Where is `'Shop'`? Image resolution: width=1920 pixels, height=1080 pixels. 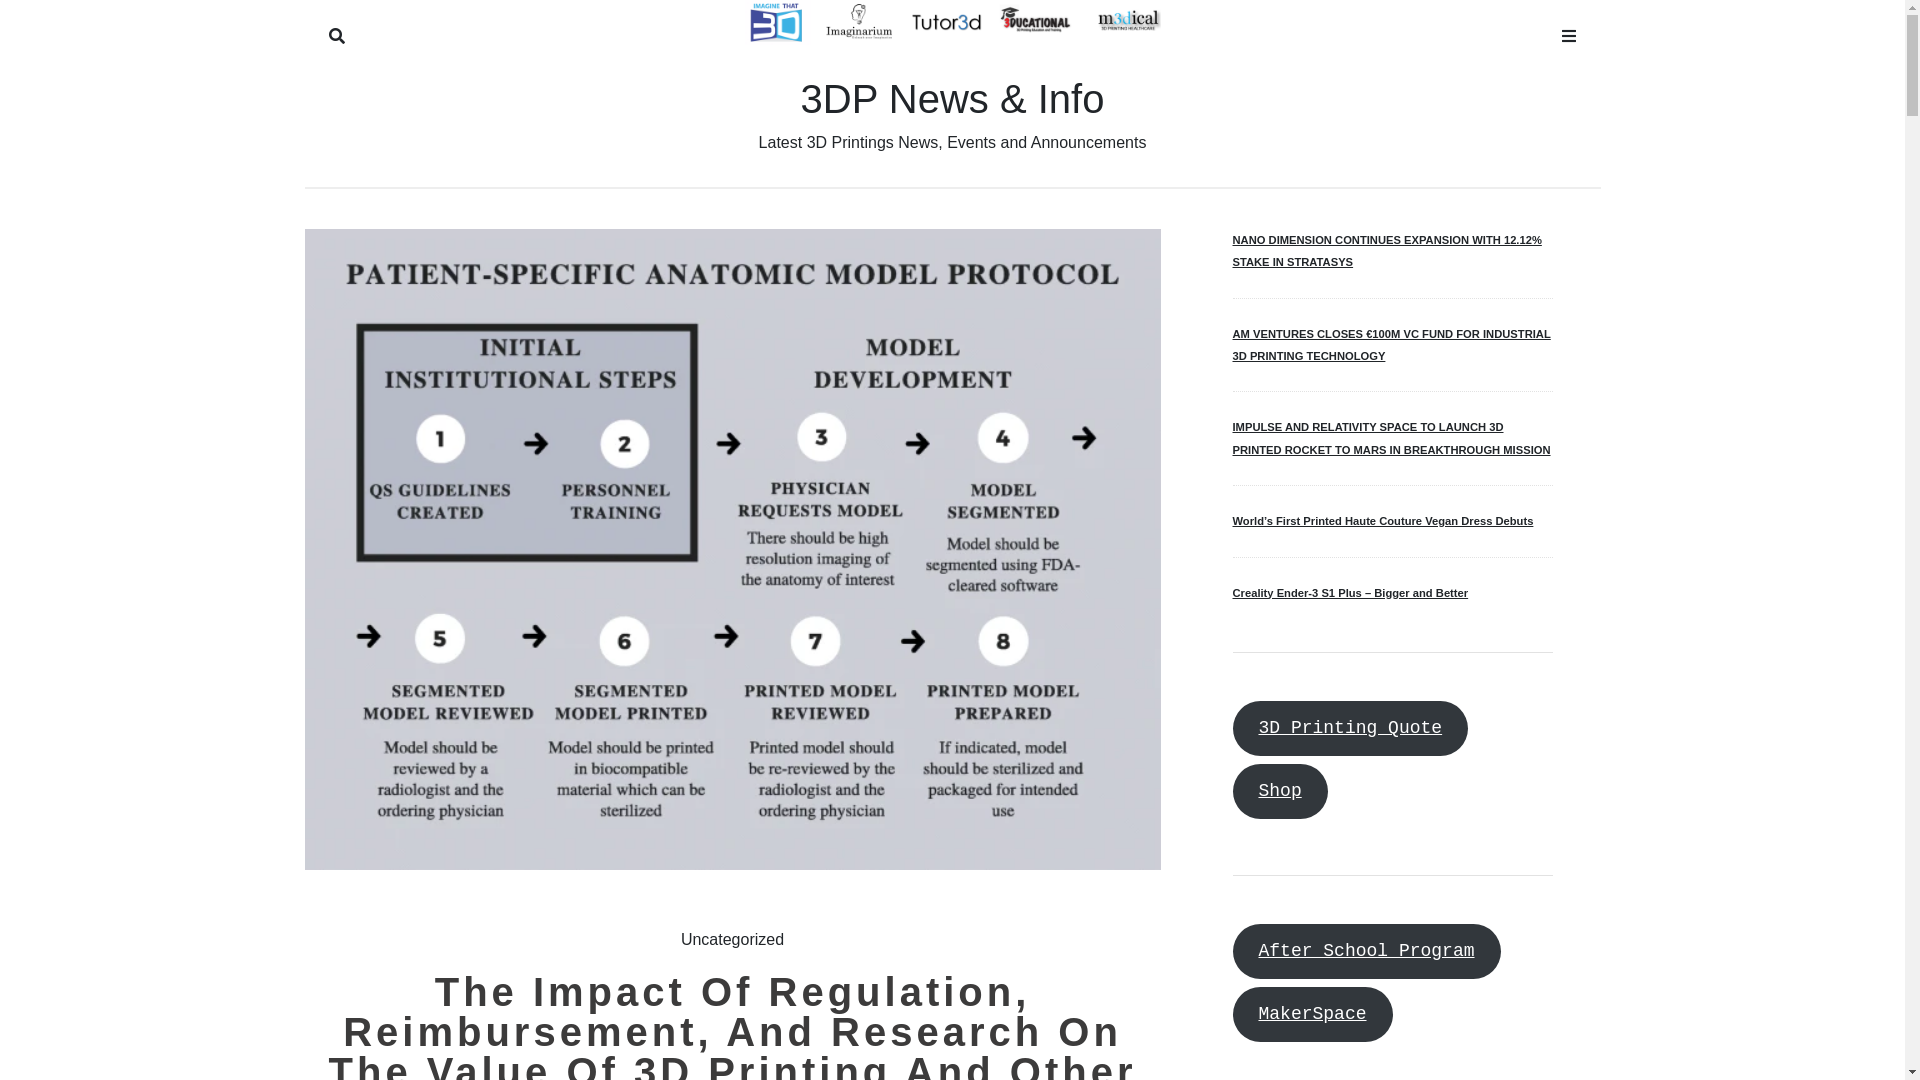
'Shop' is located at coordinates (1278, 790).